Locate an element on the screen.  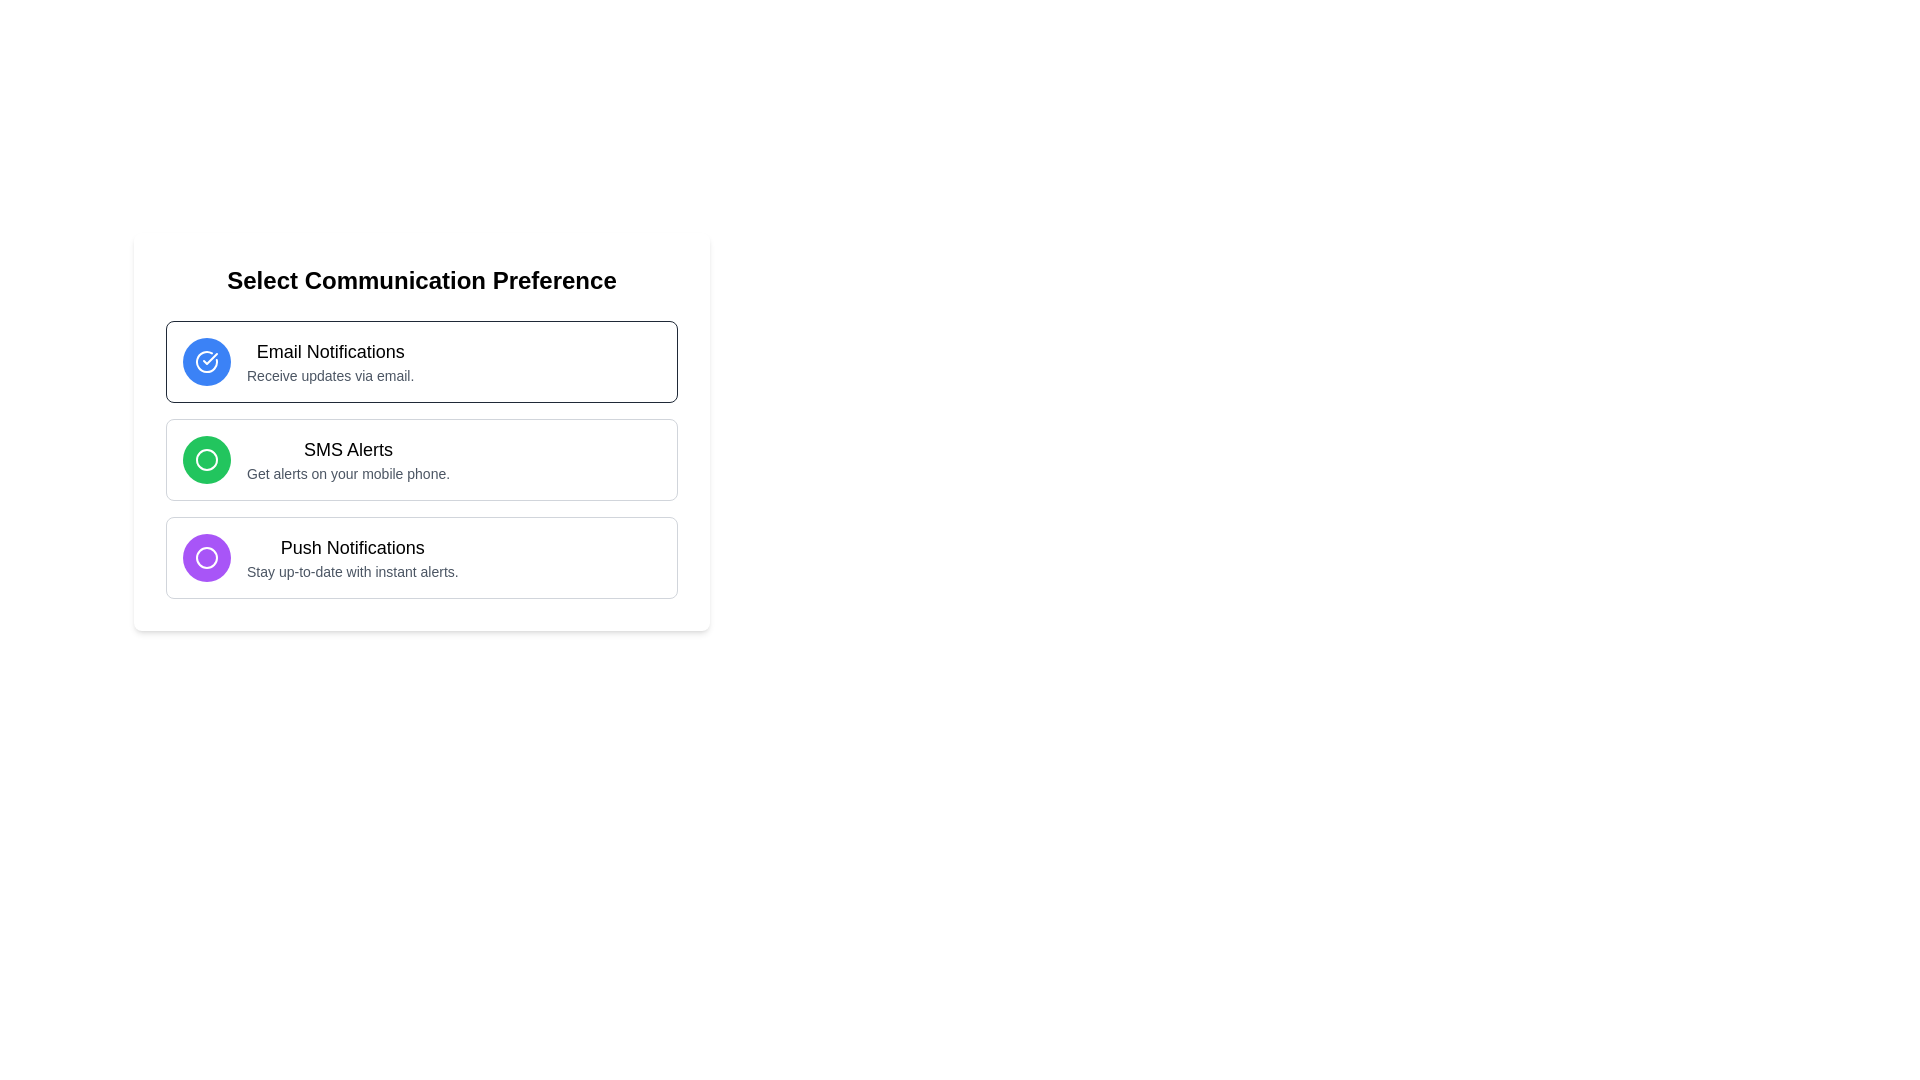
the circular graphical icon next to the 'Push Notifications' text, which is the third option in the list under 'Select Communication Preference.' is located at coordinates (206, 558).